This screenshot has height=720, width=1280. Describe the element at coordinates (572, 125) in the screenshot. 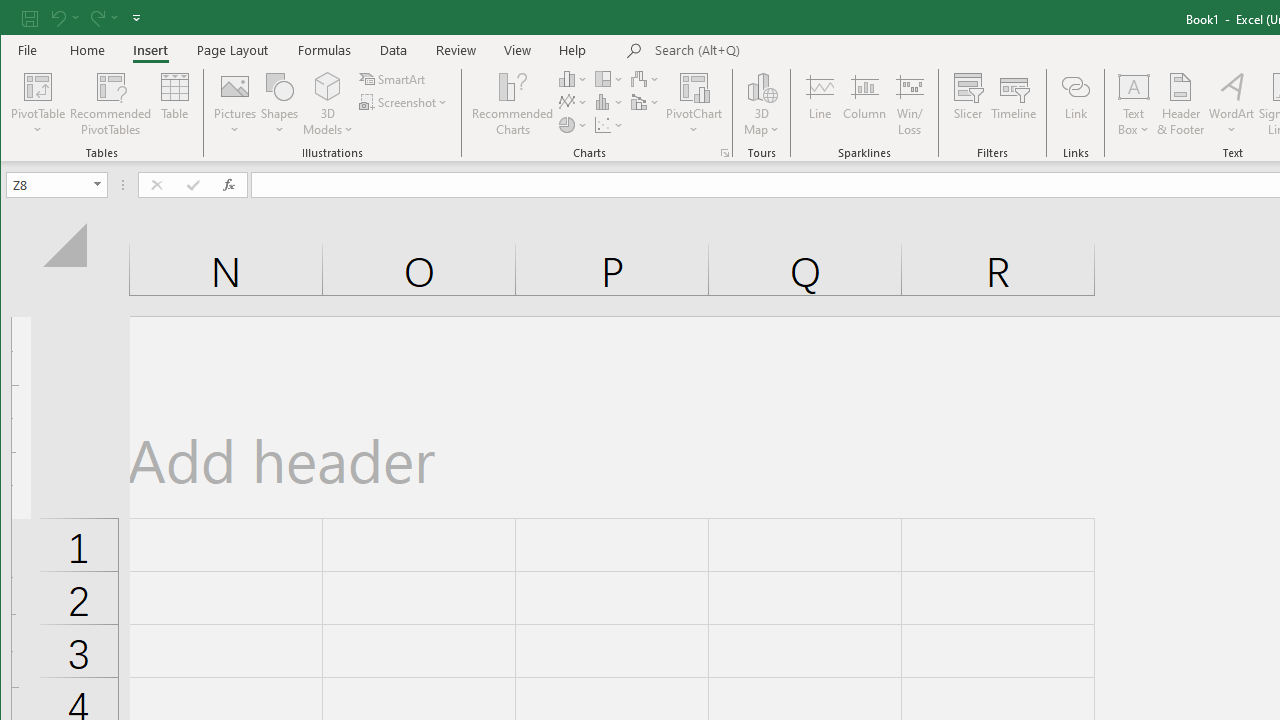

I see `'Insert Pie or Doughnut Chart'` at that location.